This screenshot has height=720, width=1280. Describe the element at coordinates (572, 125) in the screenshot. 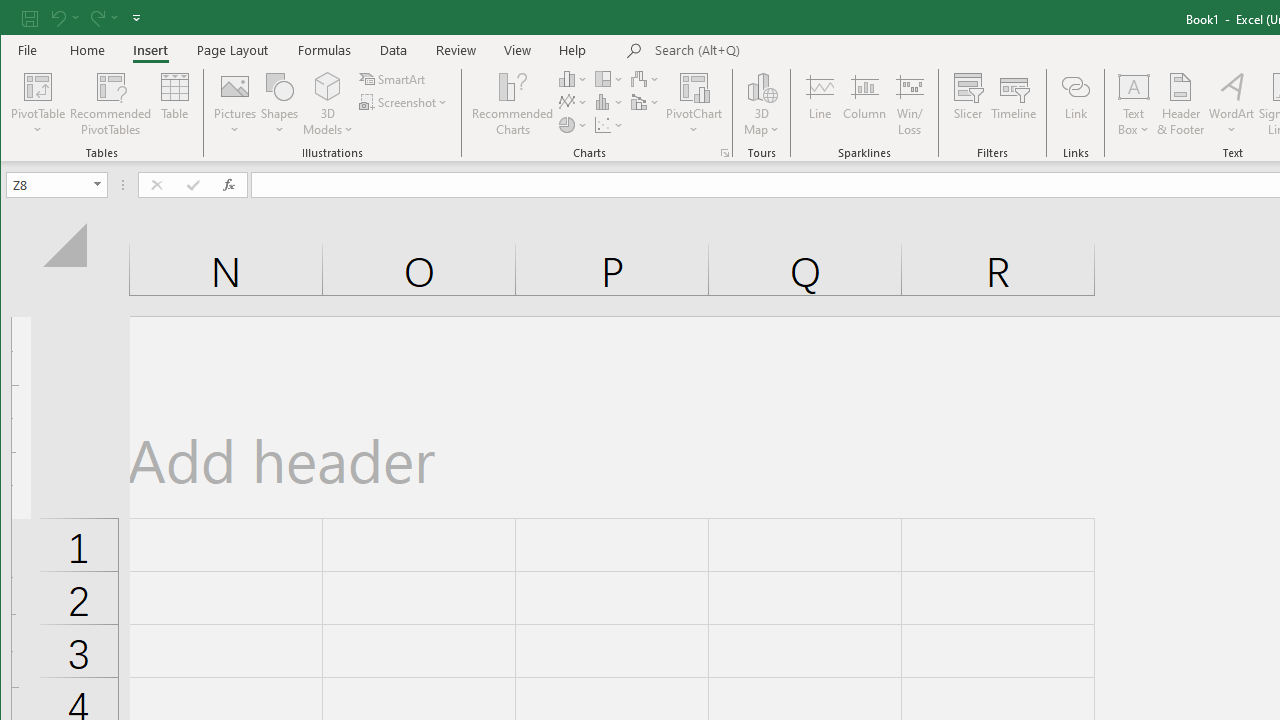

I see `'Insert Pie or Doughnut Chart'` at that location.